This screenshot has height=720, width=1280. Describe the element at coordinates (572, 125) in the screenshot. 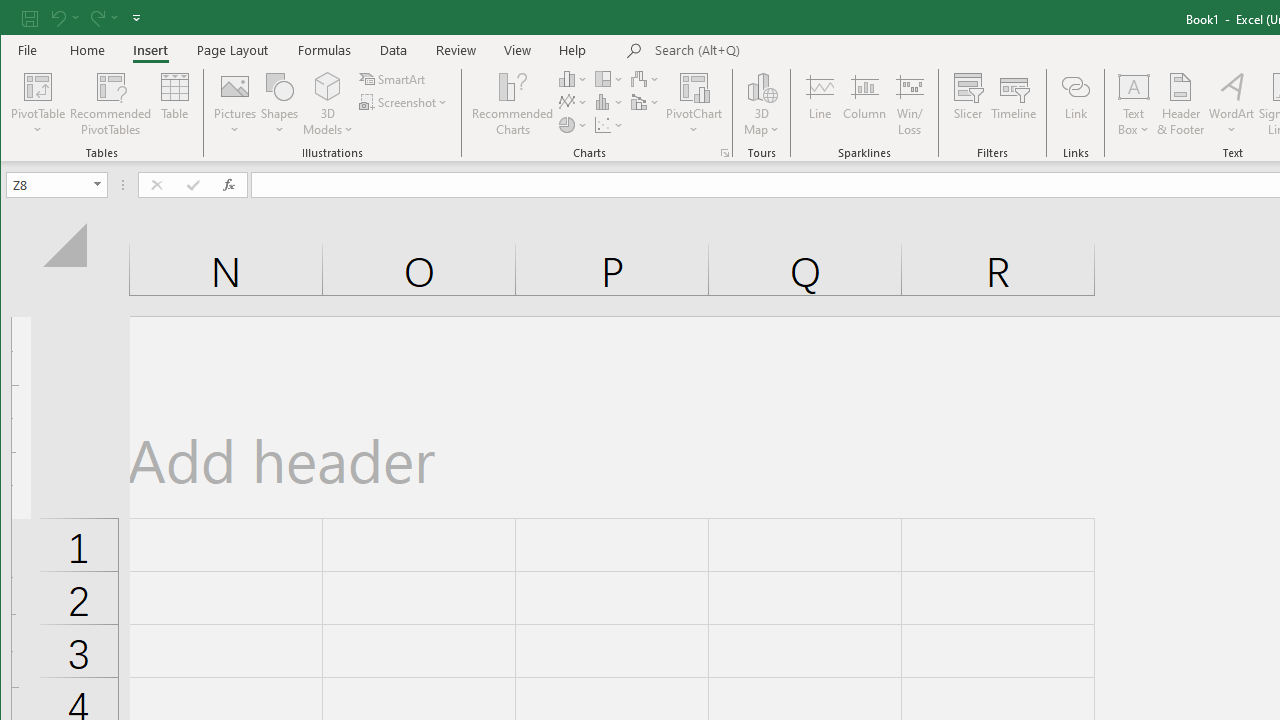

I see `'Insert Pie or Doughnut Chart'` at that location.